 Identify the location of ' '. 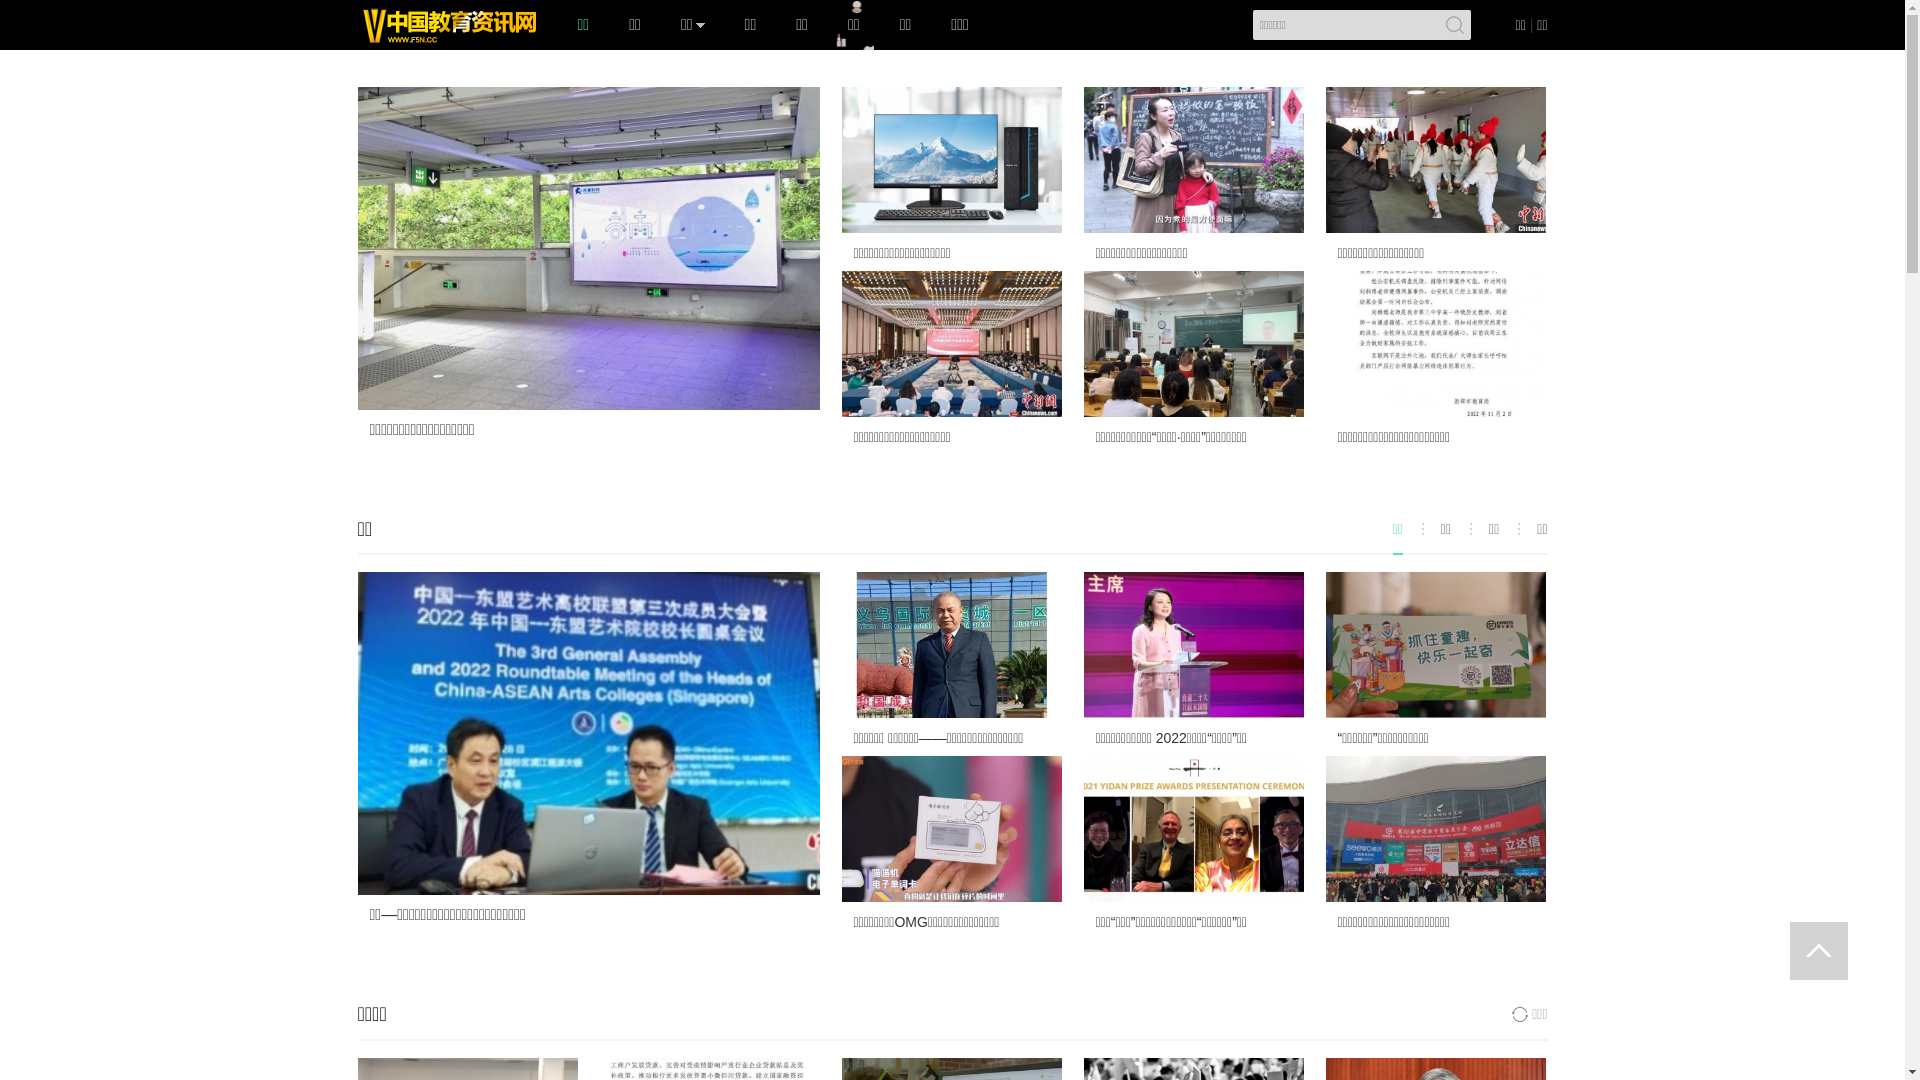
(1819, 950).